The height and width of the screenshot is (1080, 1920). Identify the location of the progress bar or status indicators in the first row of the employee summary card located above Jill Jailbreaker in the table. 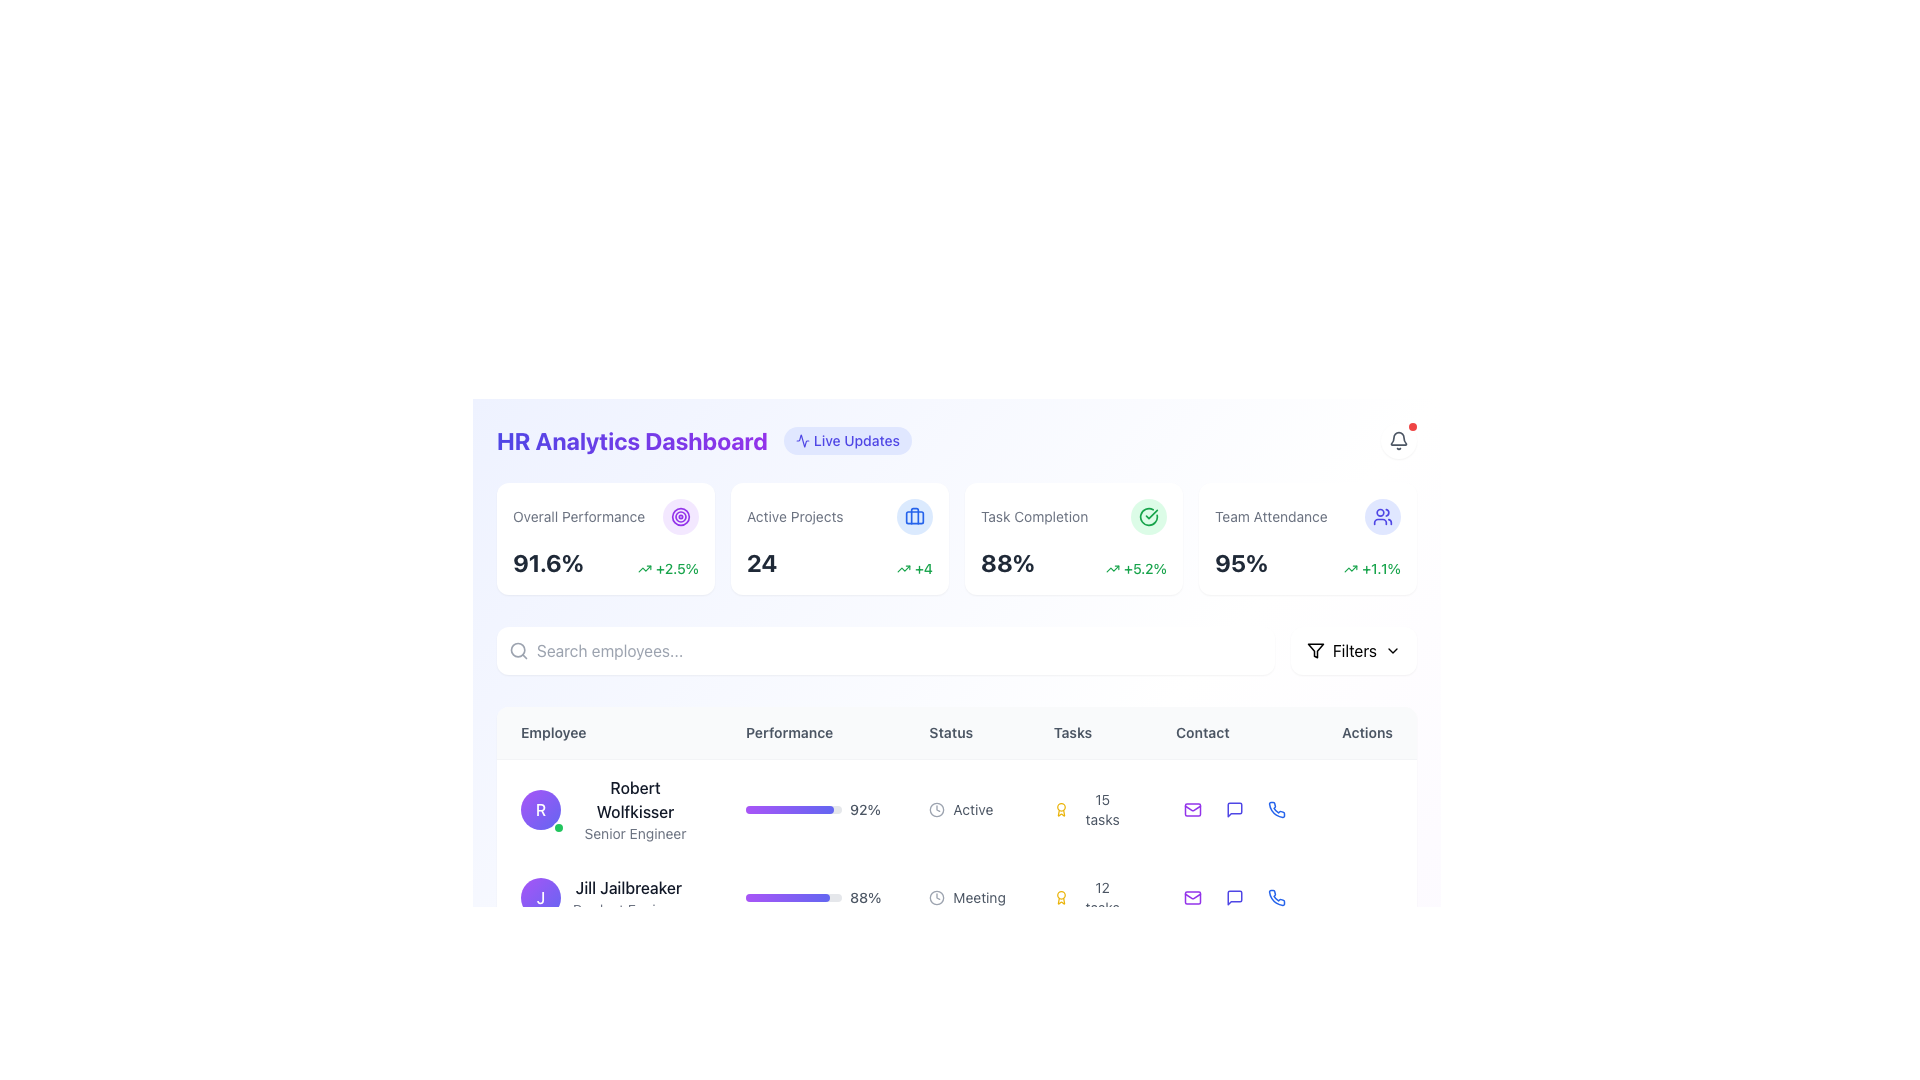
(955, 808).